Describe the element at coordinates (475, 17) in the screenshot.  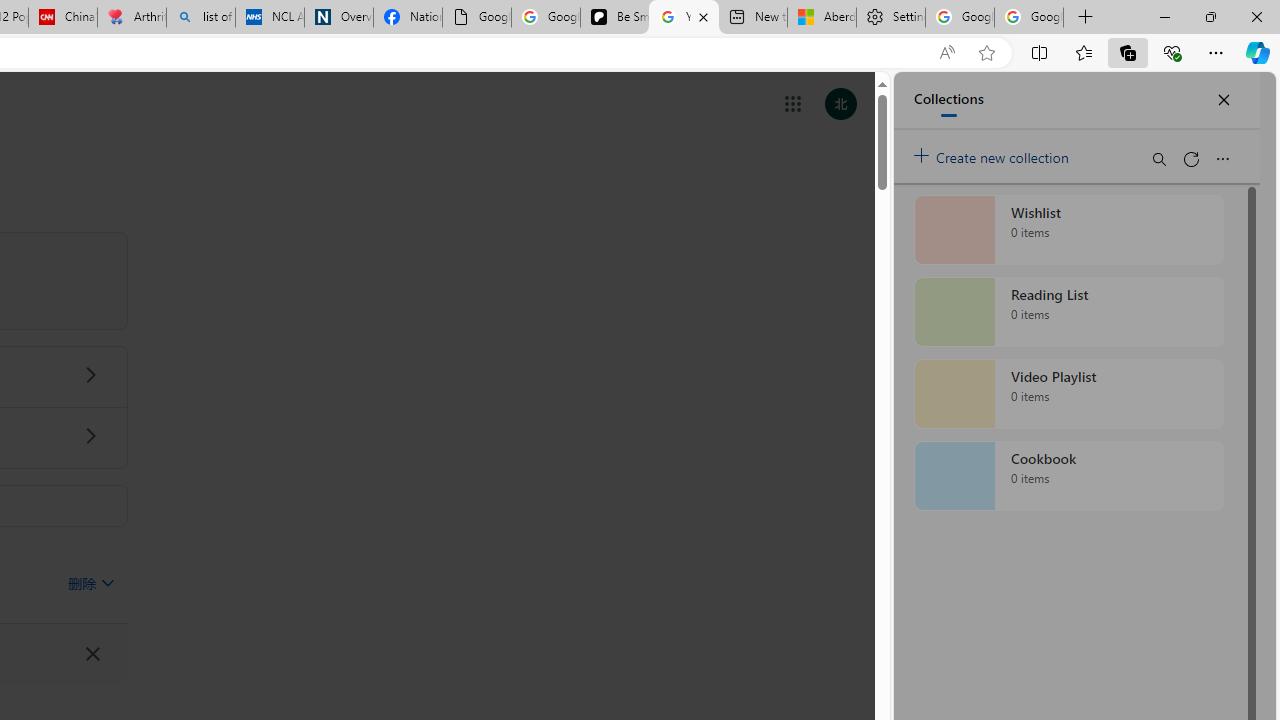
I see `'Google Analytics Opt-out Browser Add-on Download Page'` at that location.